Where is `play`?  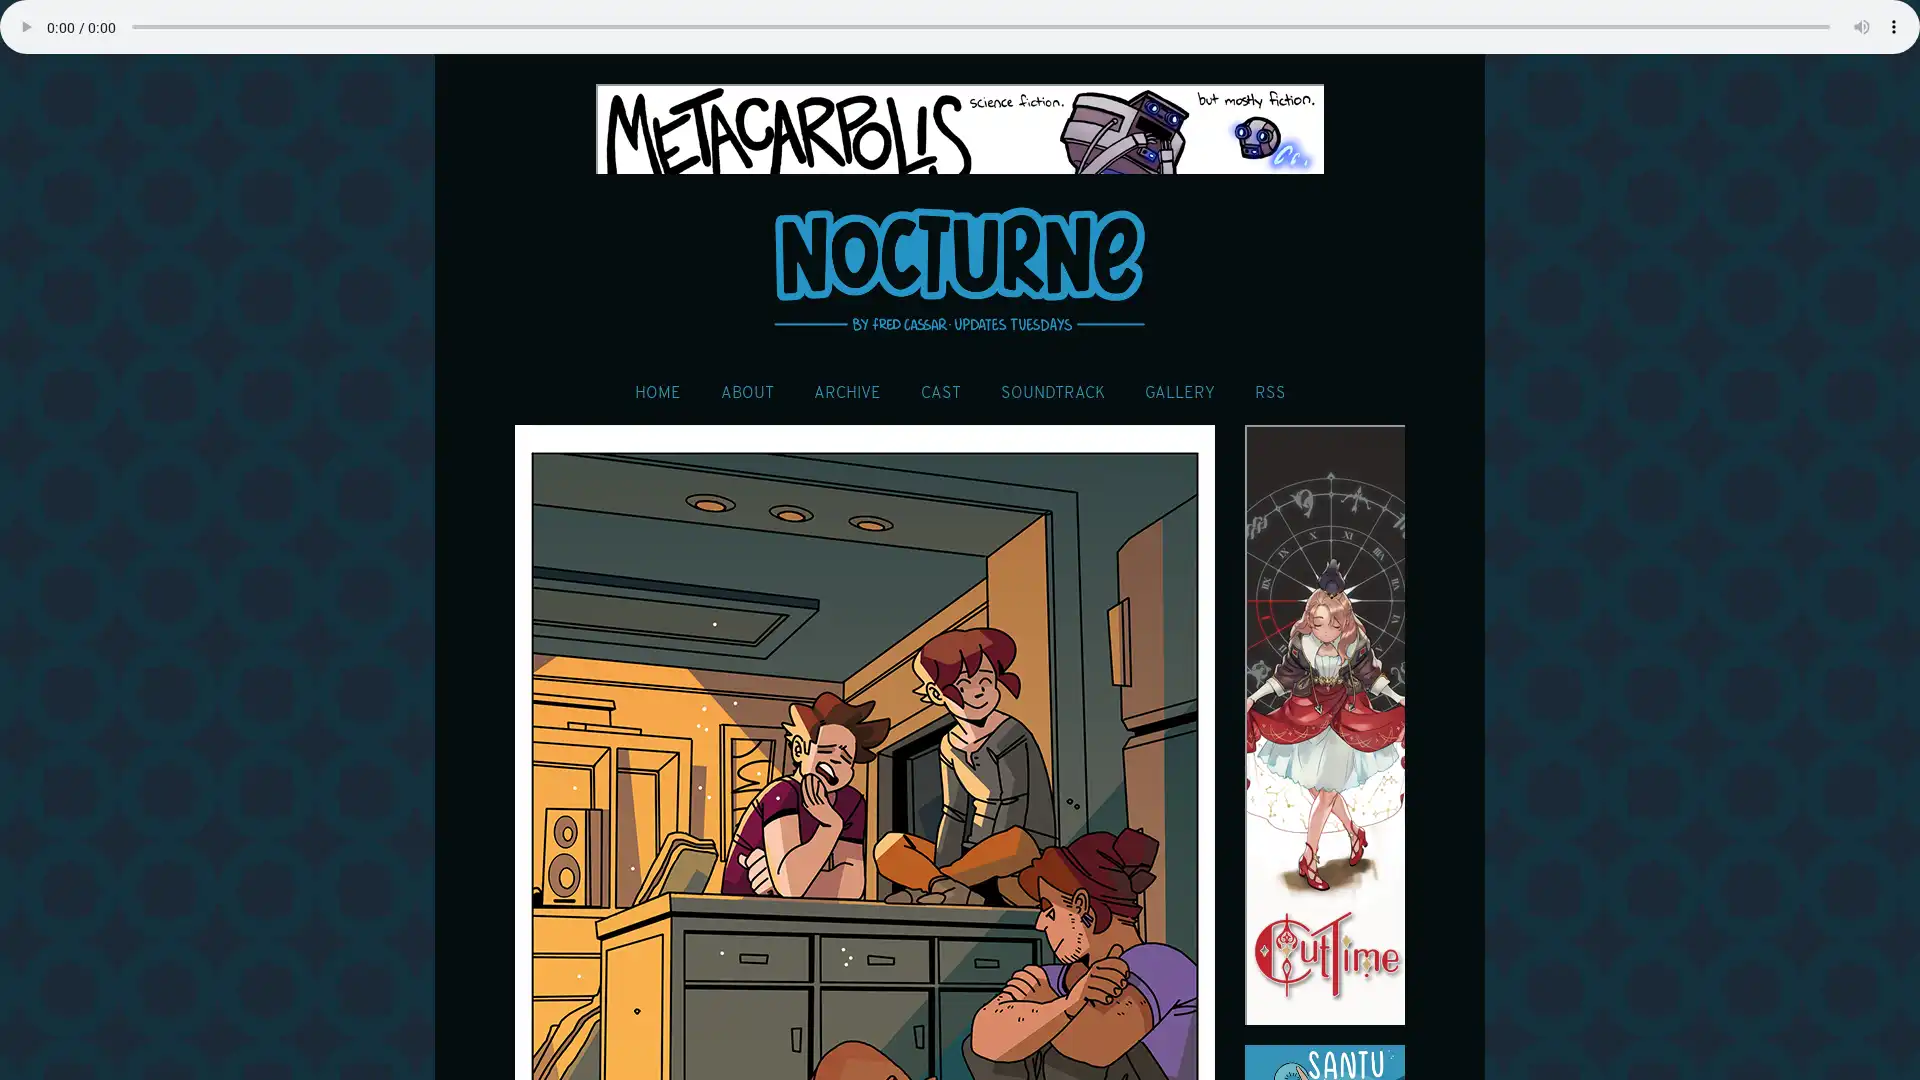 play is located at coordinates (25, 27).